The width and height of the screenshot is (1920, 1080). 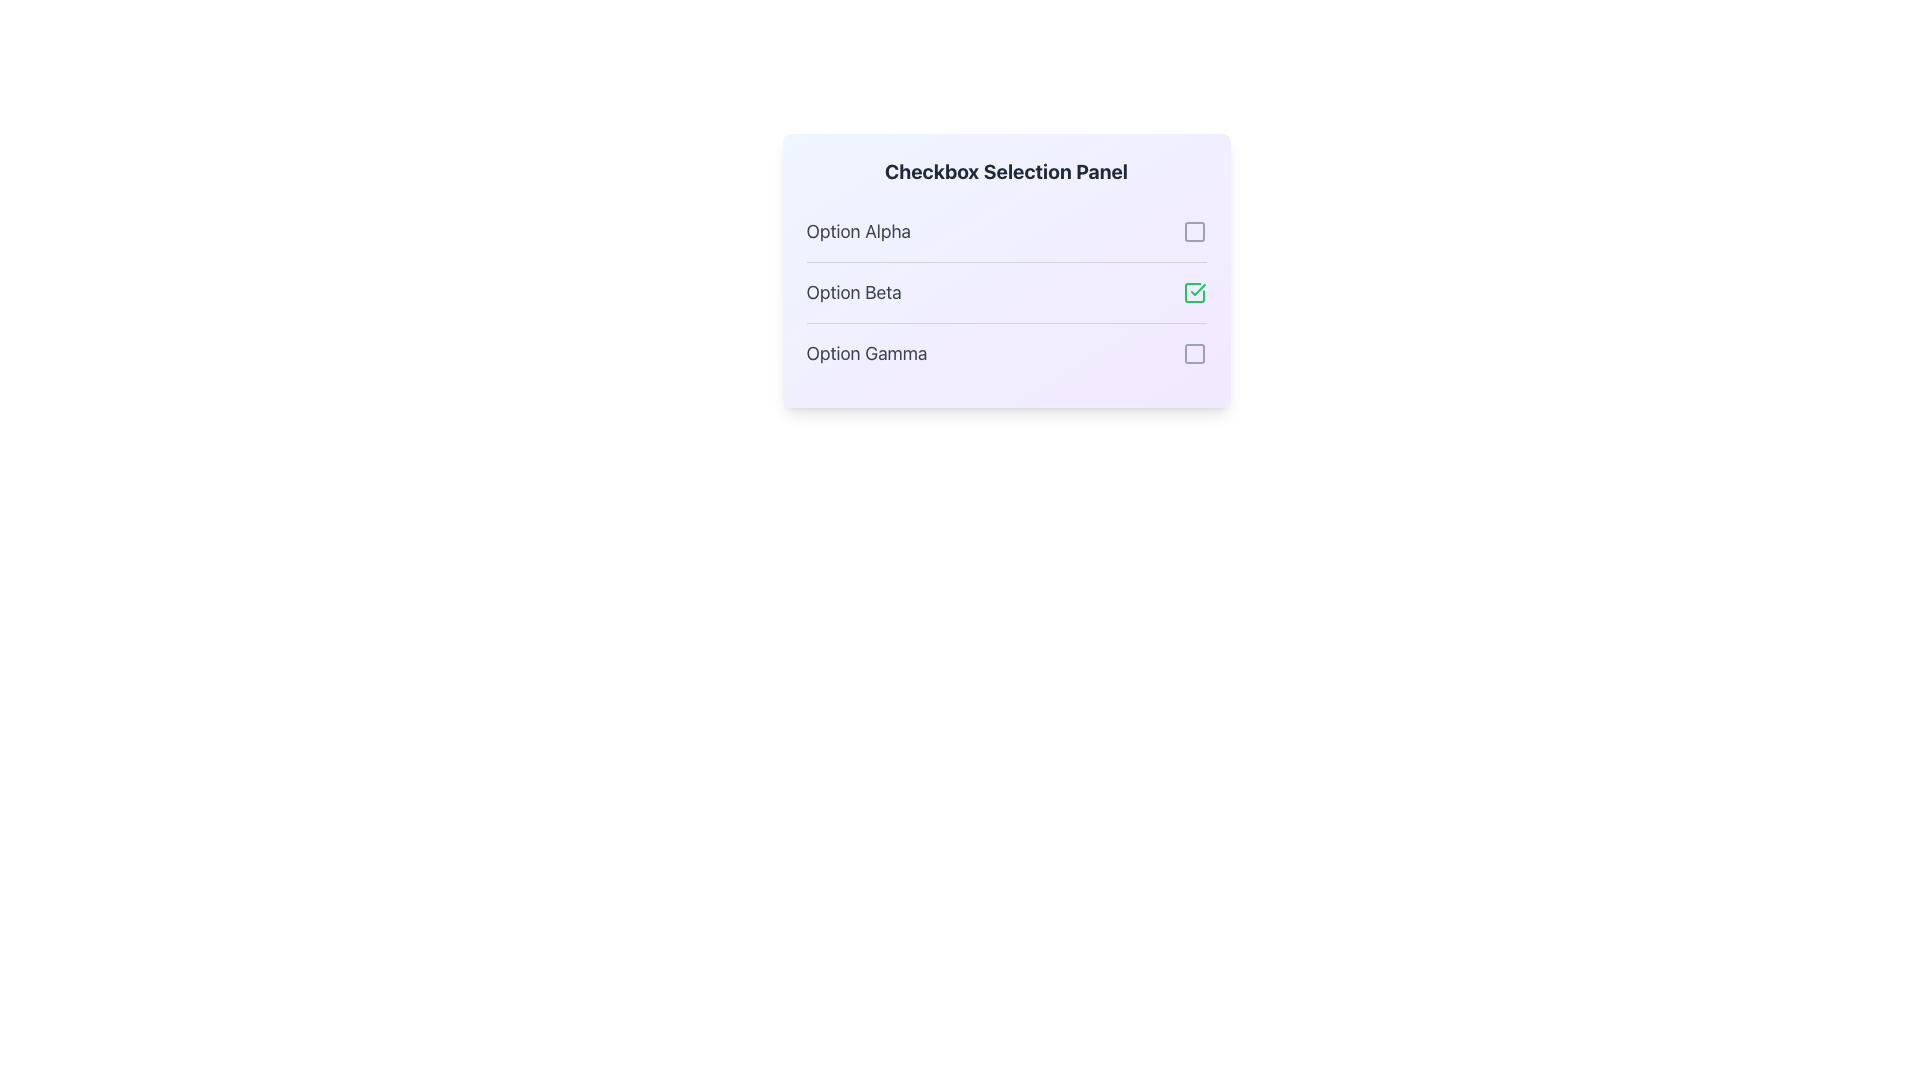 I want to click on the empty checkbox aligned with the 'Option Alpha' label, so click(x=1194, y=230).